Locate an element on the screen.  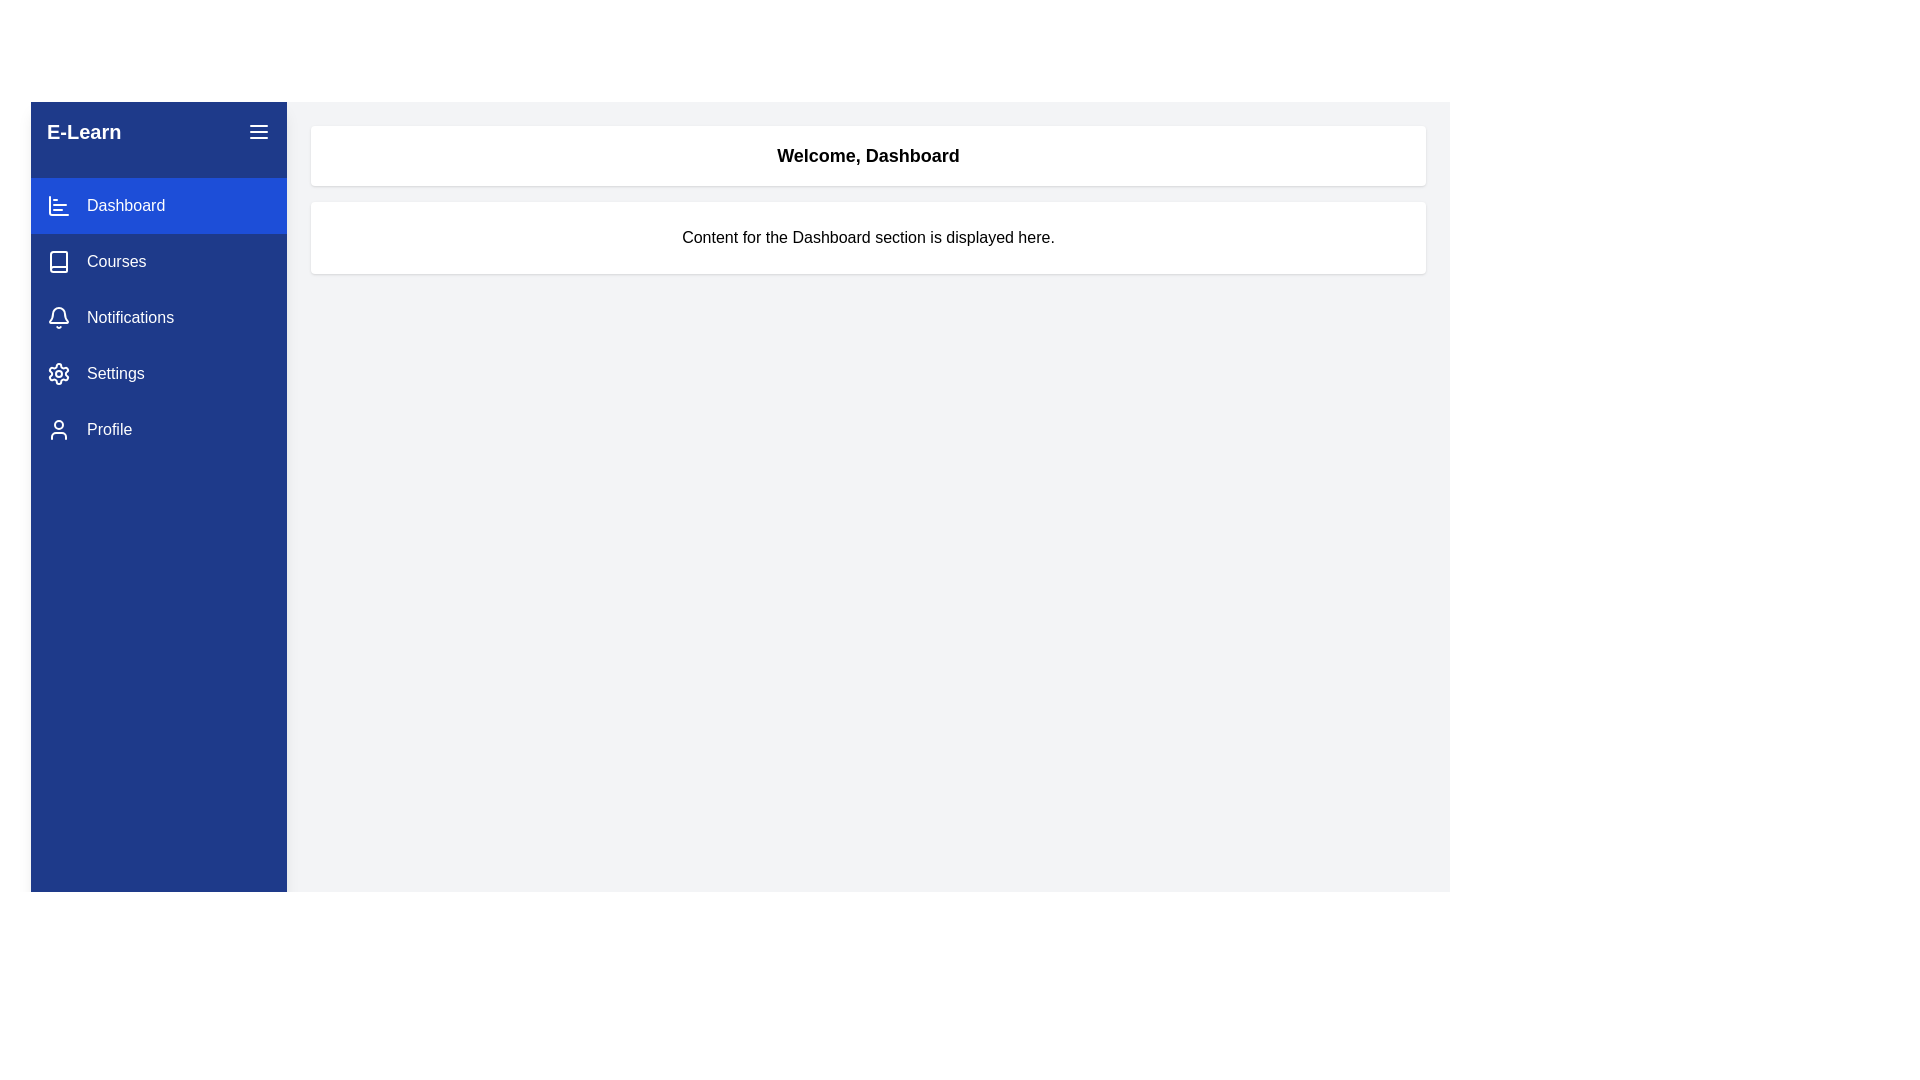
the Interactive navigational button that navigates to the Dashboard section is located at coordinates (157, 205).